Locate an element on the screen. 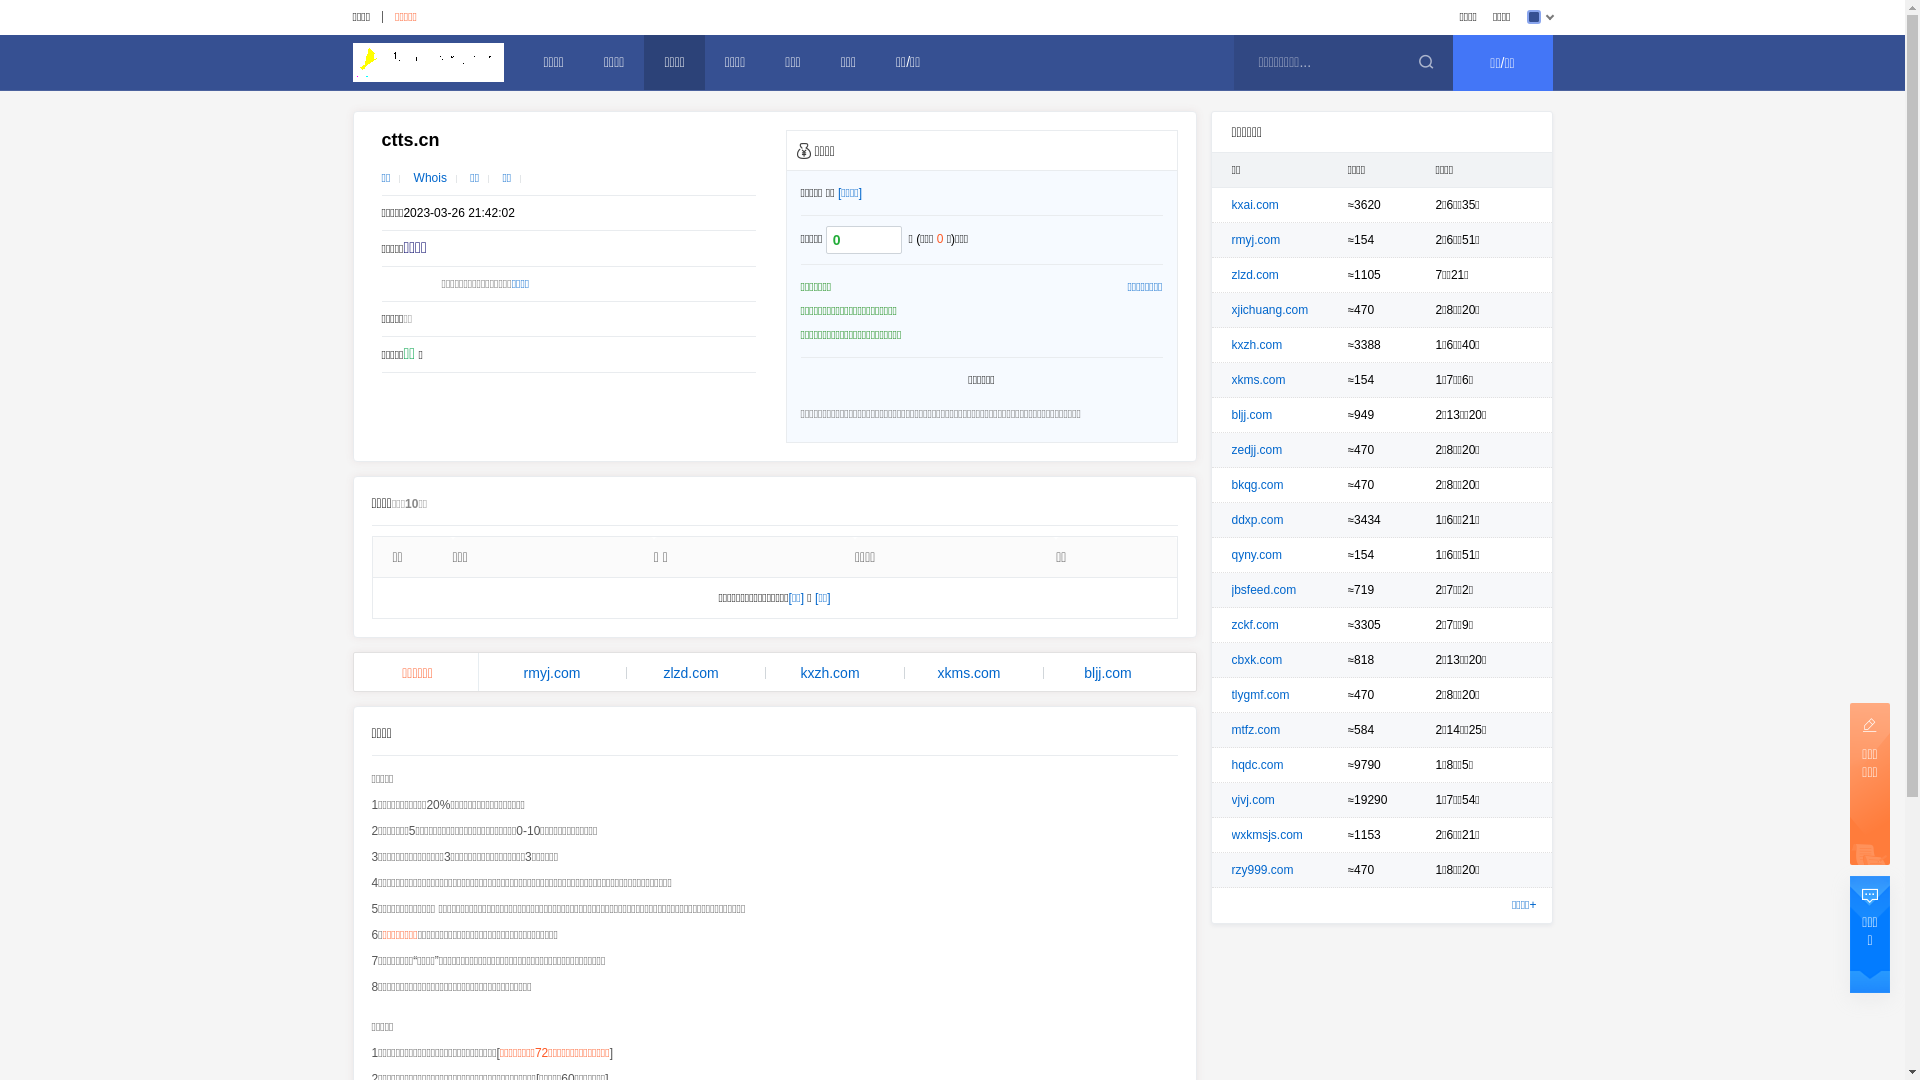 The height and width of the screenshot is (1080, 1920). 'jbsfeed.com' is located at coordinates (1263, 589).